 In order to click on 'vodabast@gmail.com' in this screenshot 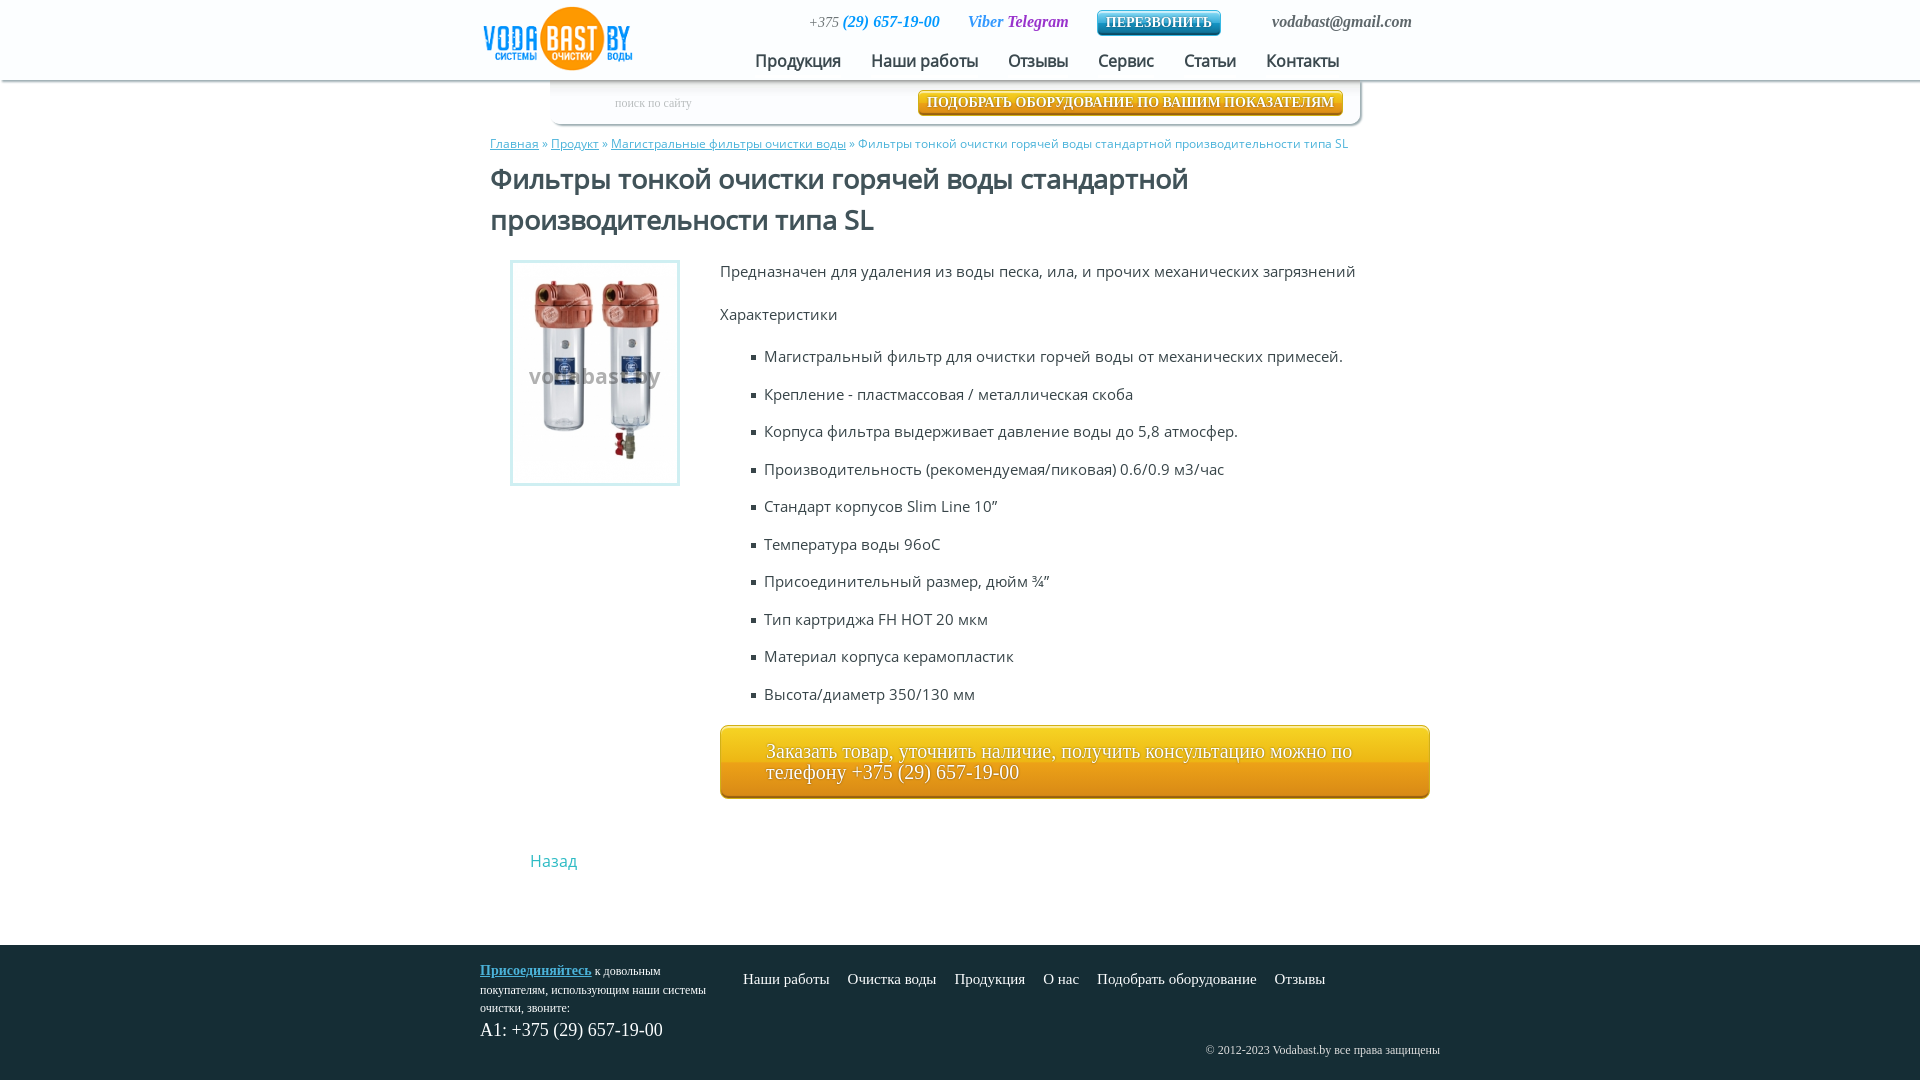, I will do `click(1342, 21)`.